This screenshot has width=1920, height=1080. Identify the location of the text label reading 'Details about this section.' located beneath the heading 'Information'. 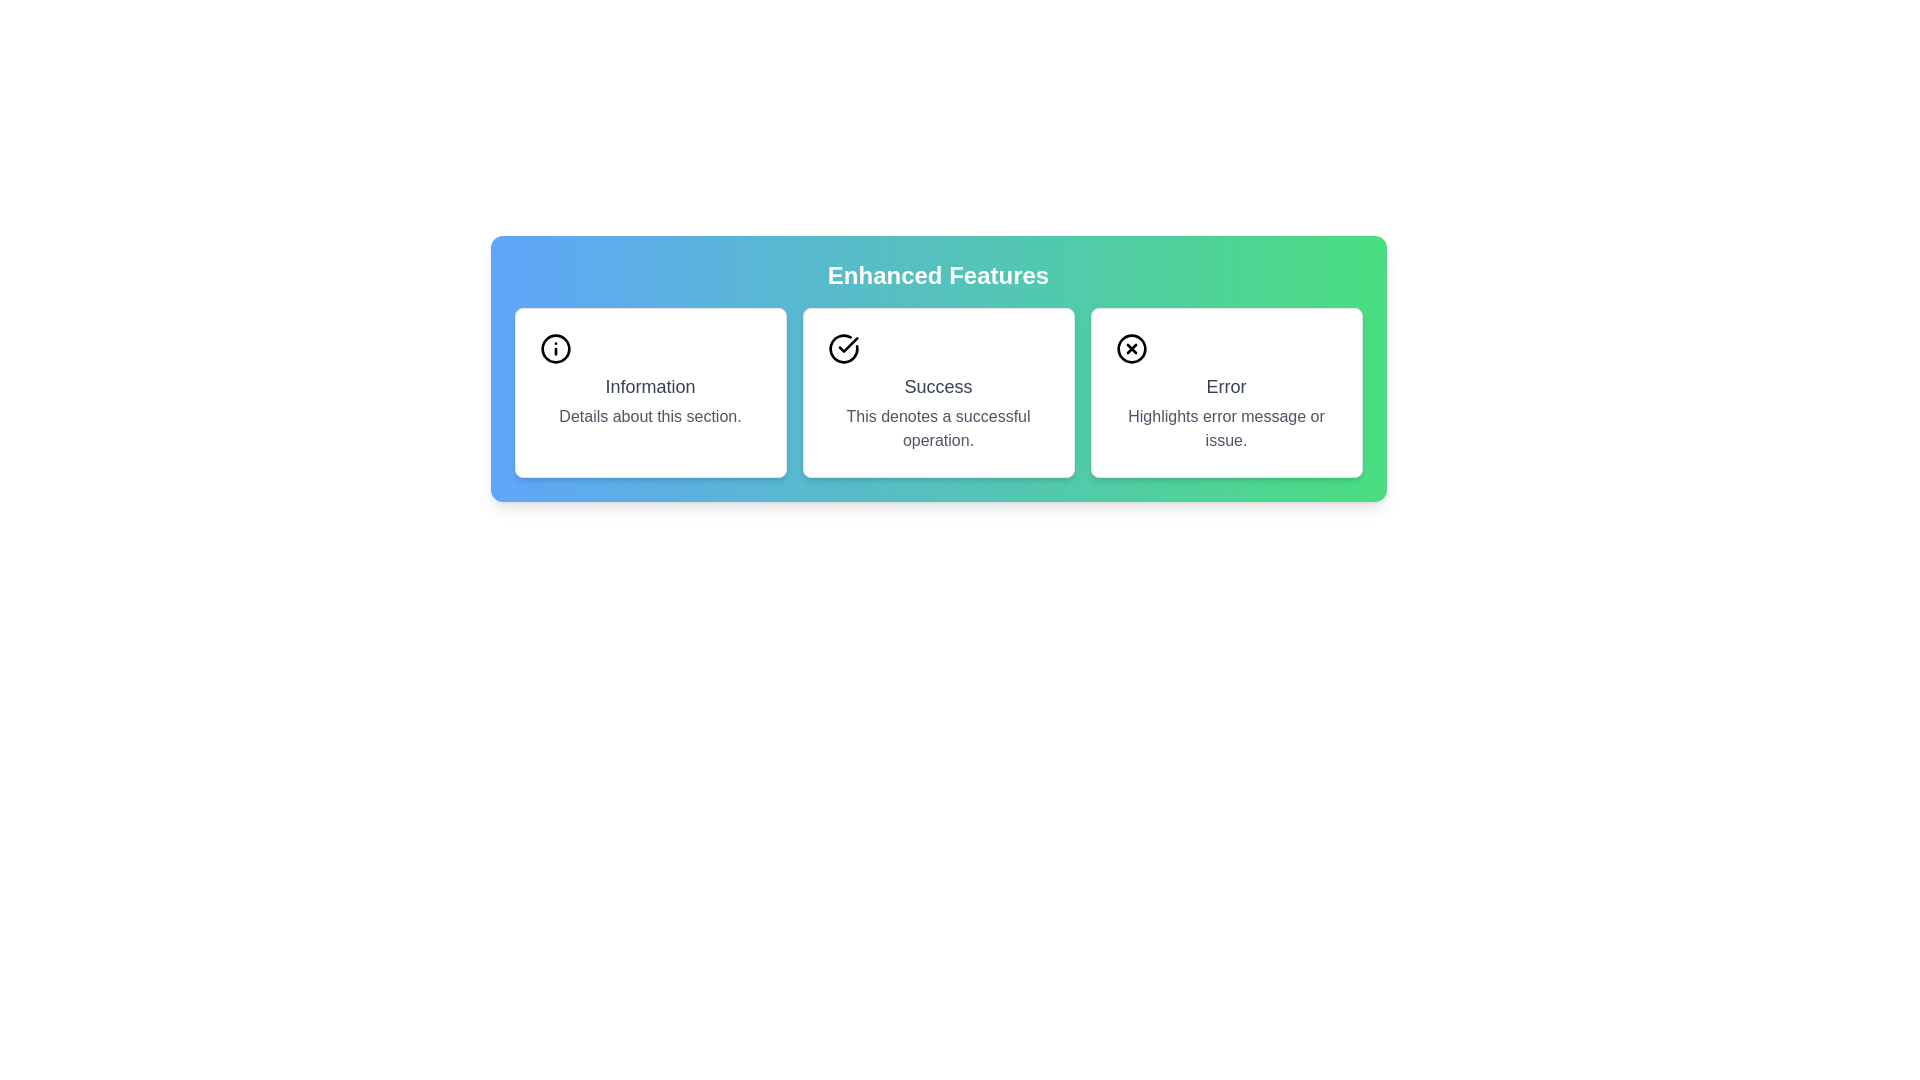
(650, 415).